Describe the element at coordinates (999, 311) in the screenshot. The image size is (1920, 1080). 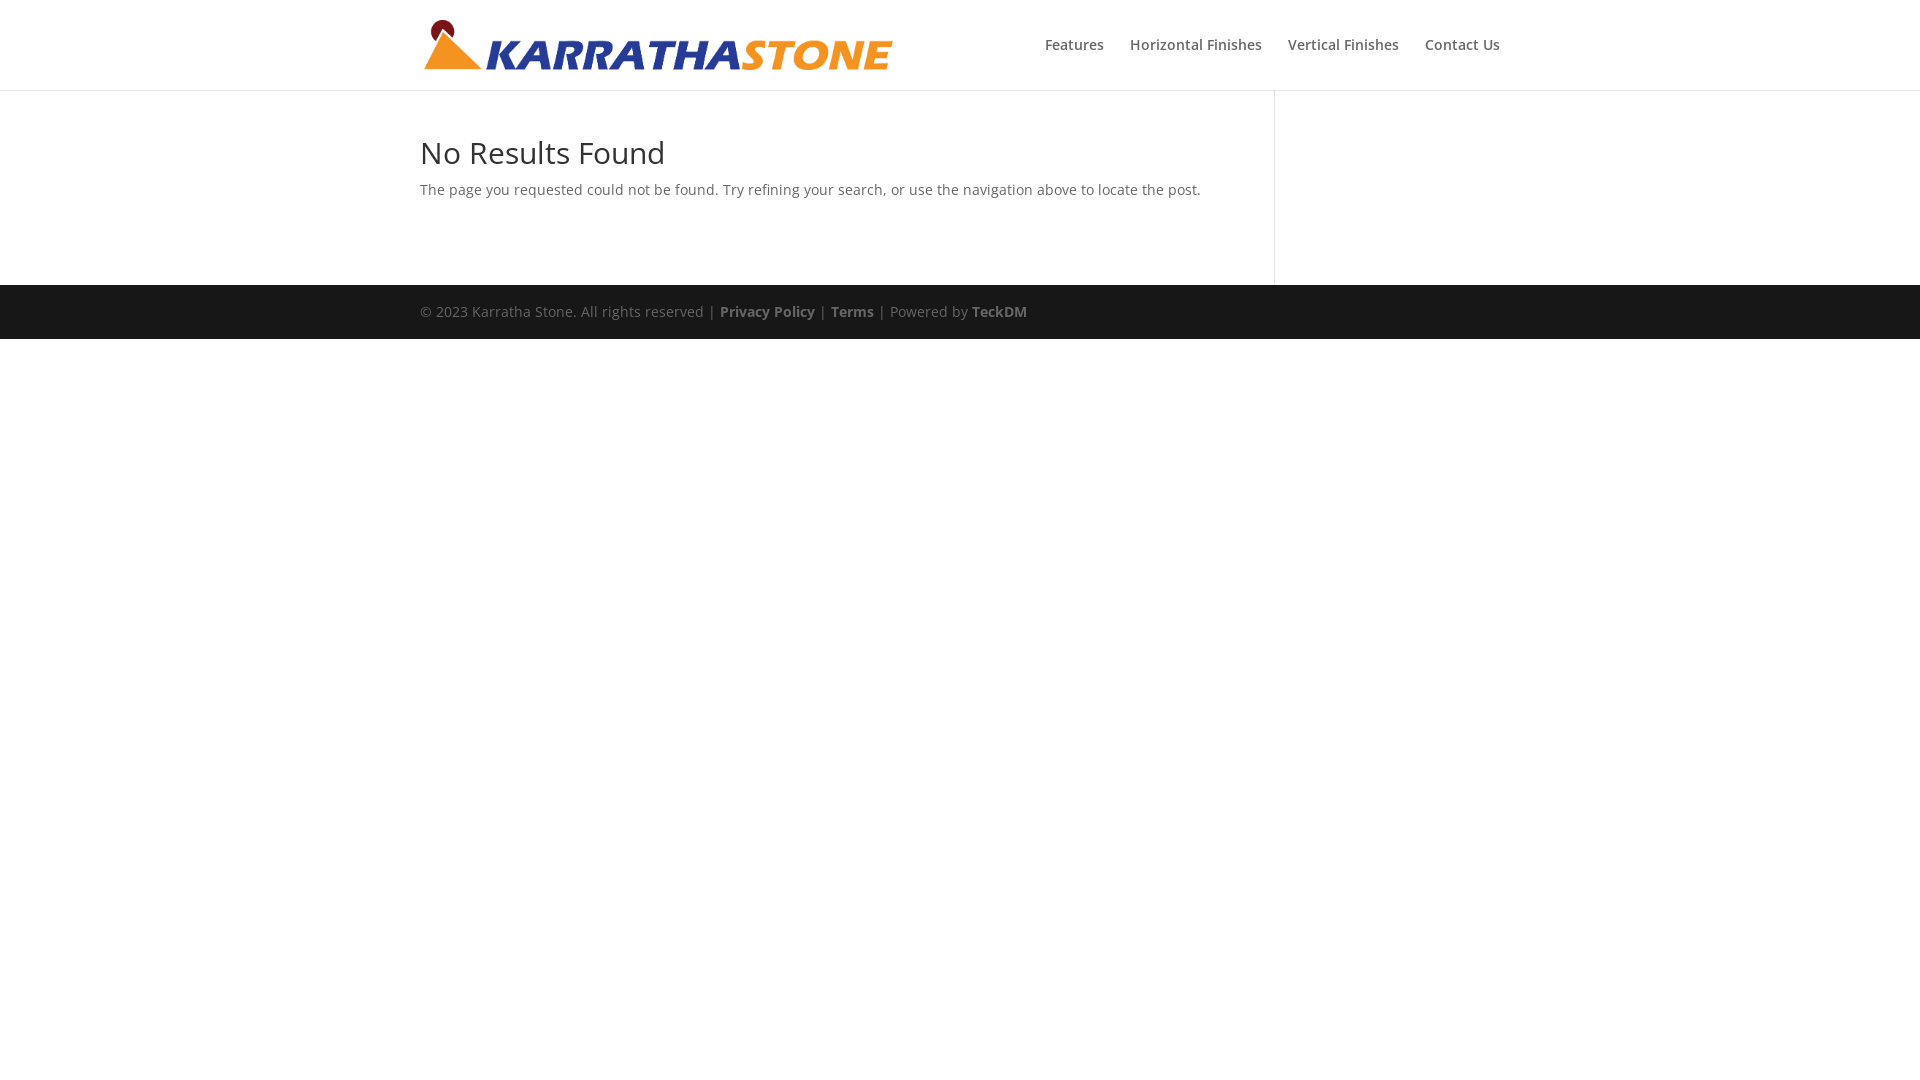
I see `'TeckDM'` at that location.